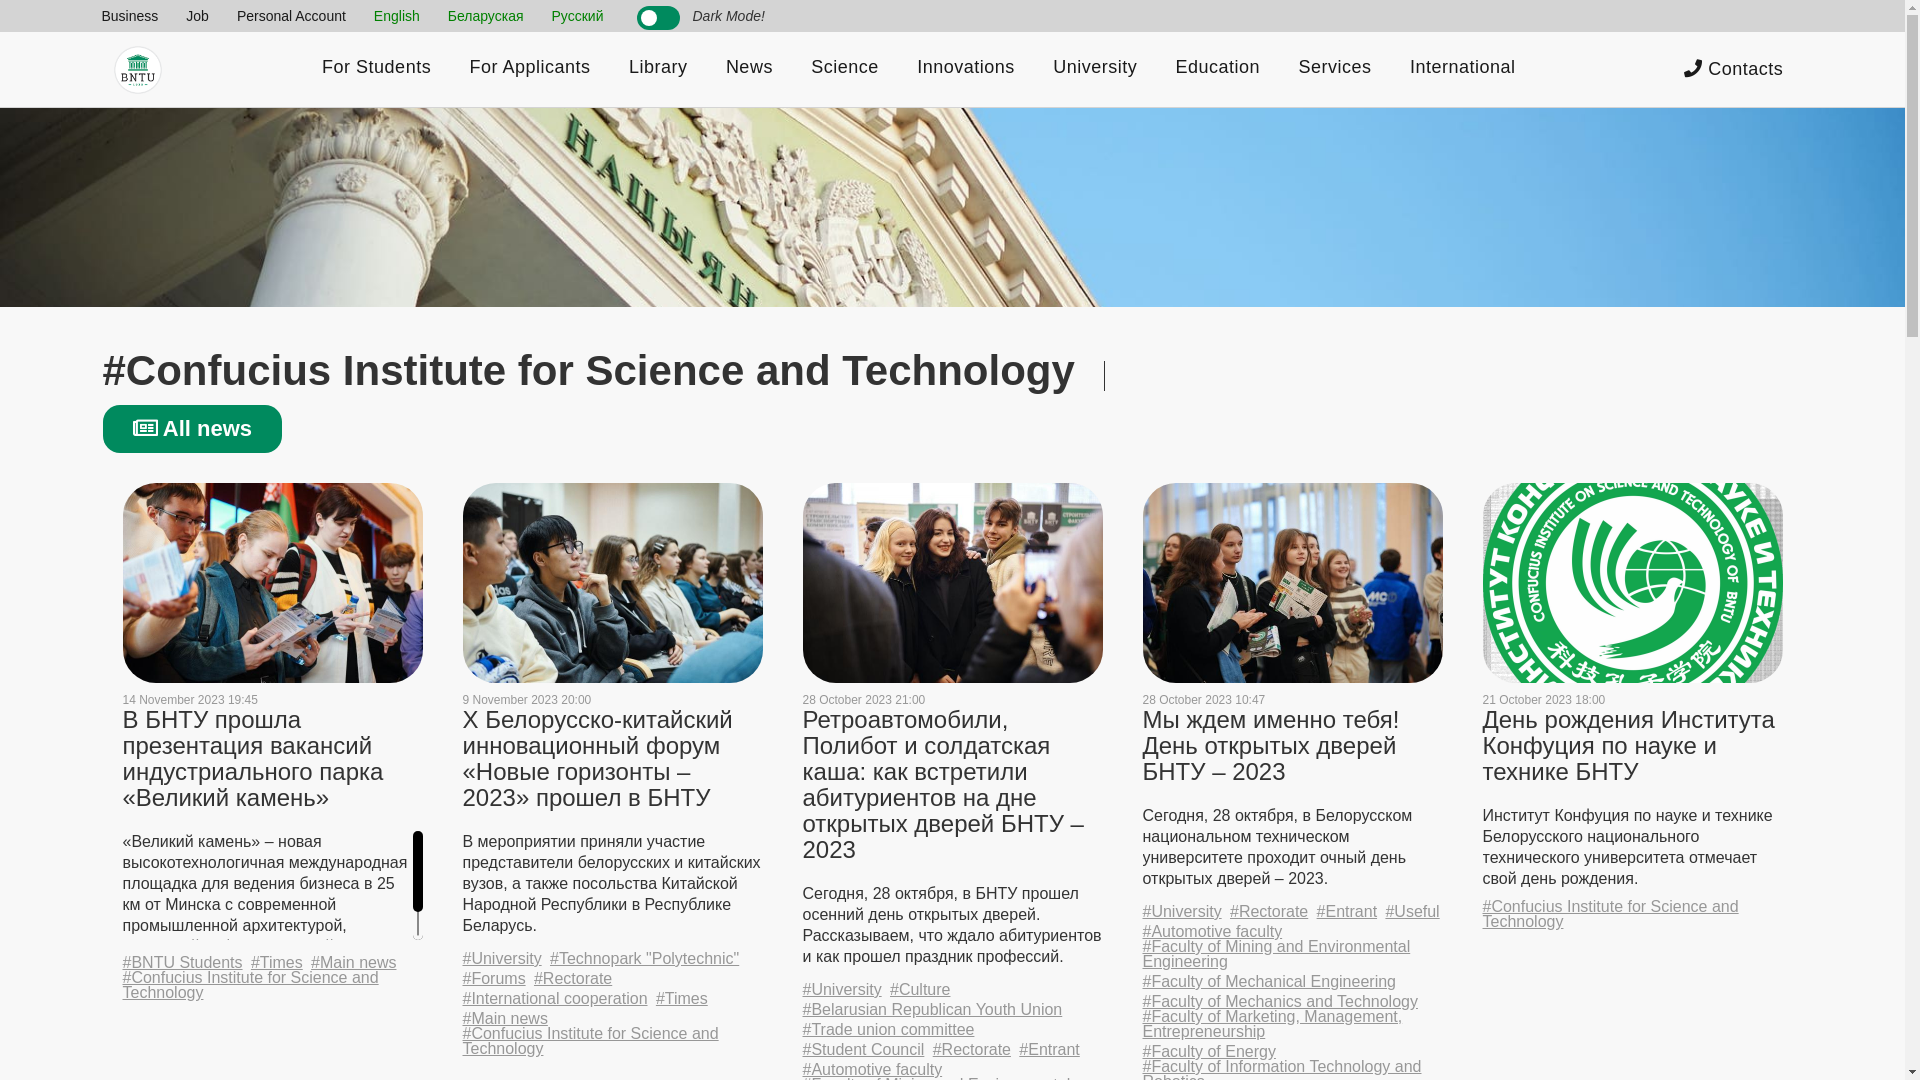 The image size is (1920, 1080). What do you see at coordinates (1347, 911) in the screenshot?
I see `'#Entrant'` at bounding box center [1347, 911].